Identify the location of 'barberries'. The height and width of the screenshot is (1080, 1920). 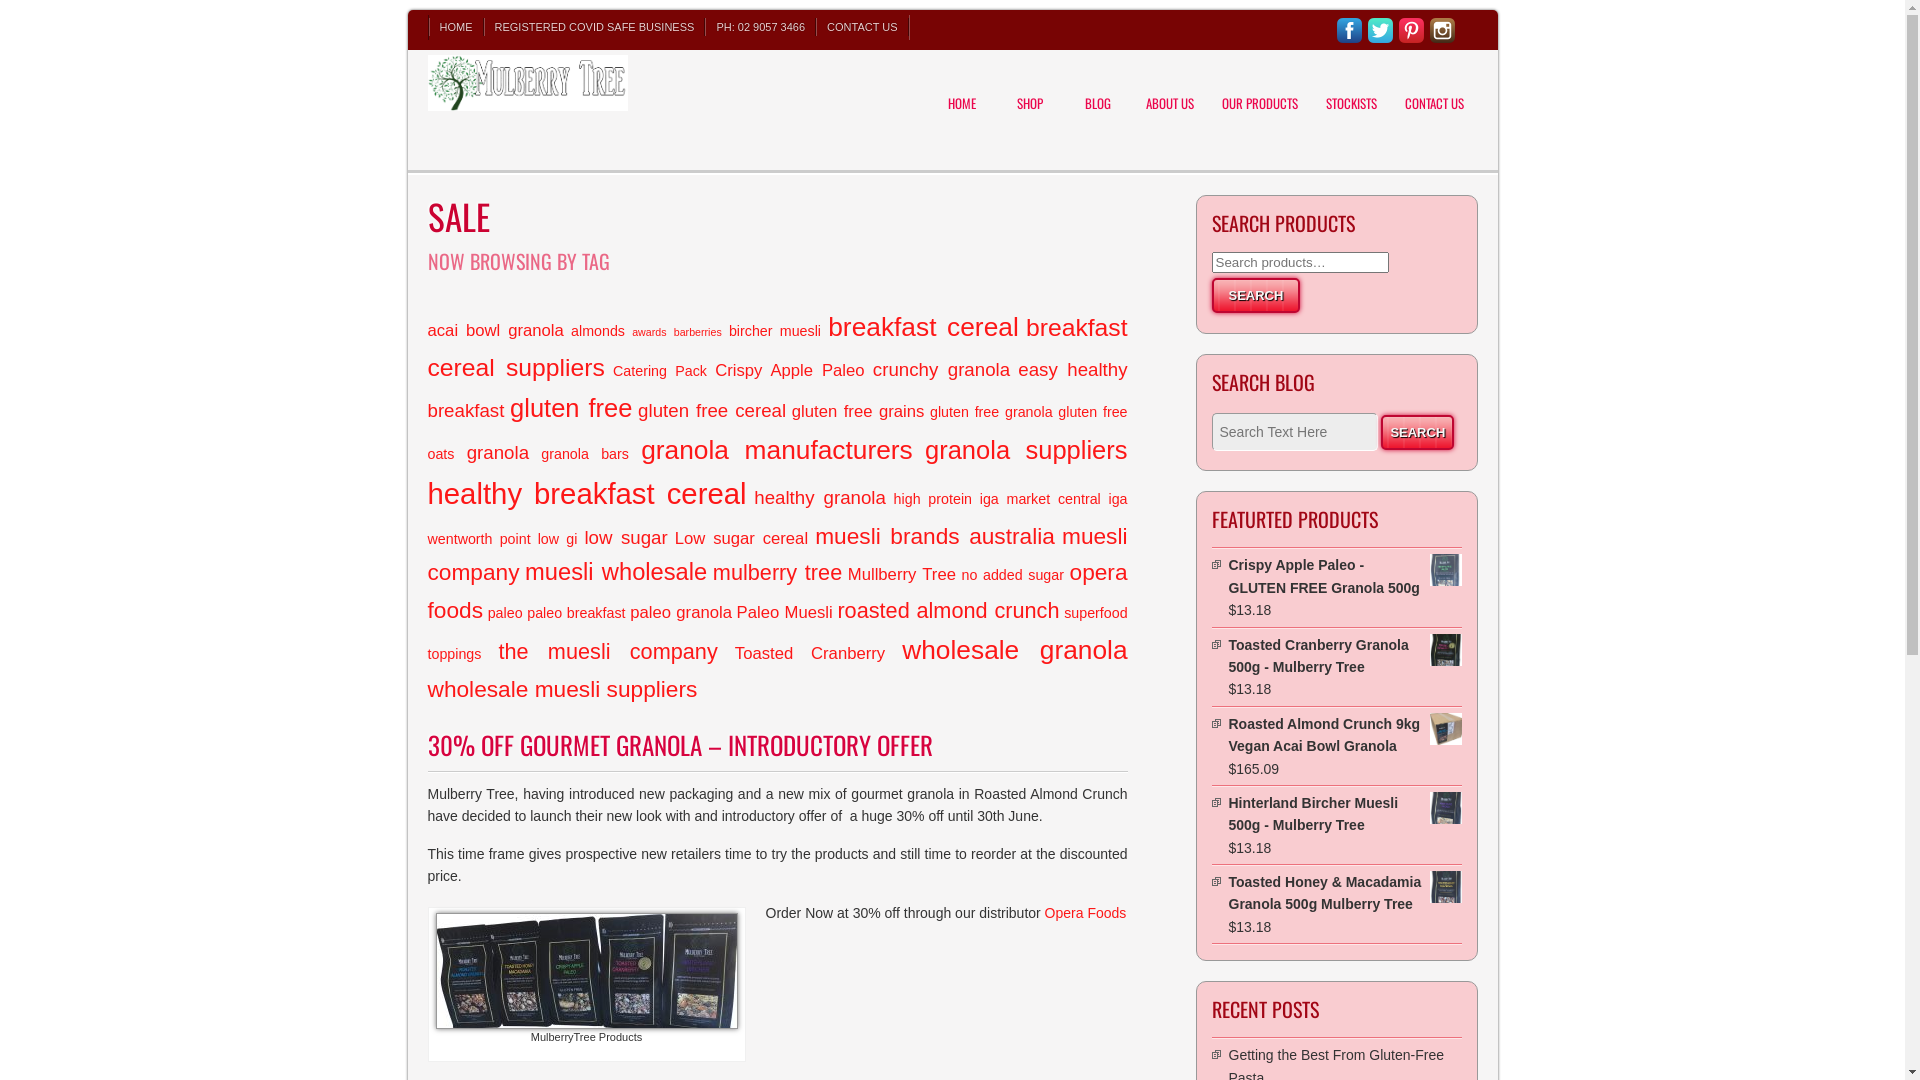
(697, 330).